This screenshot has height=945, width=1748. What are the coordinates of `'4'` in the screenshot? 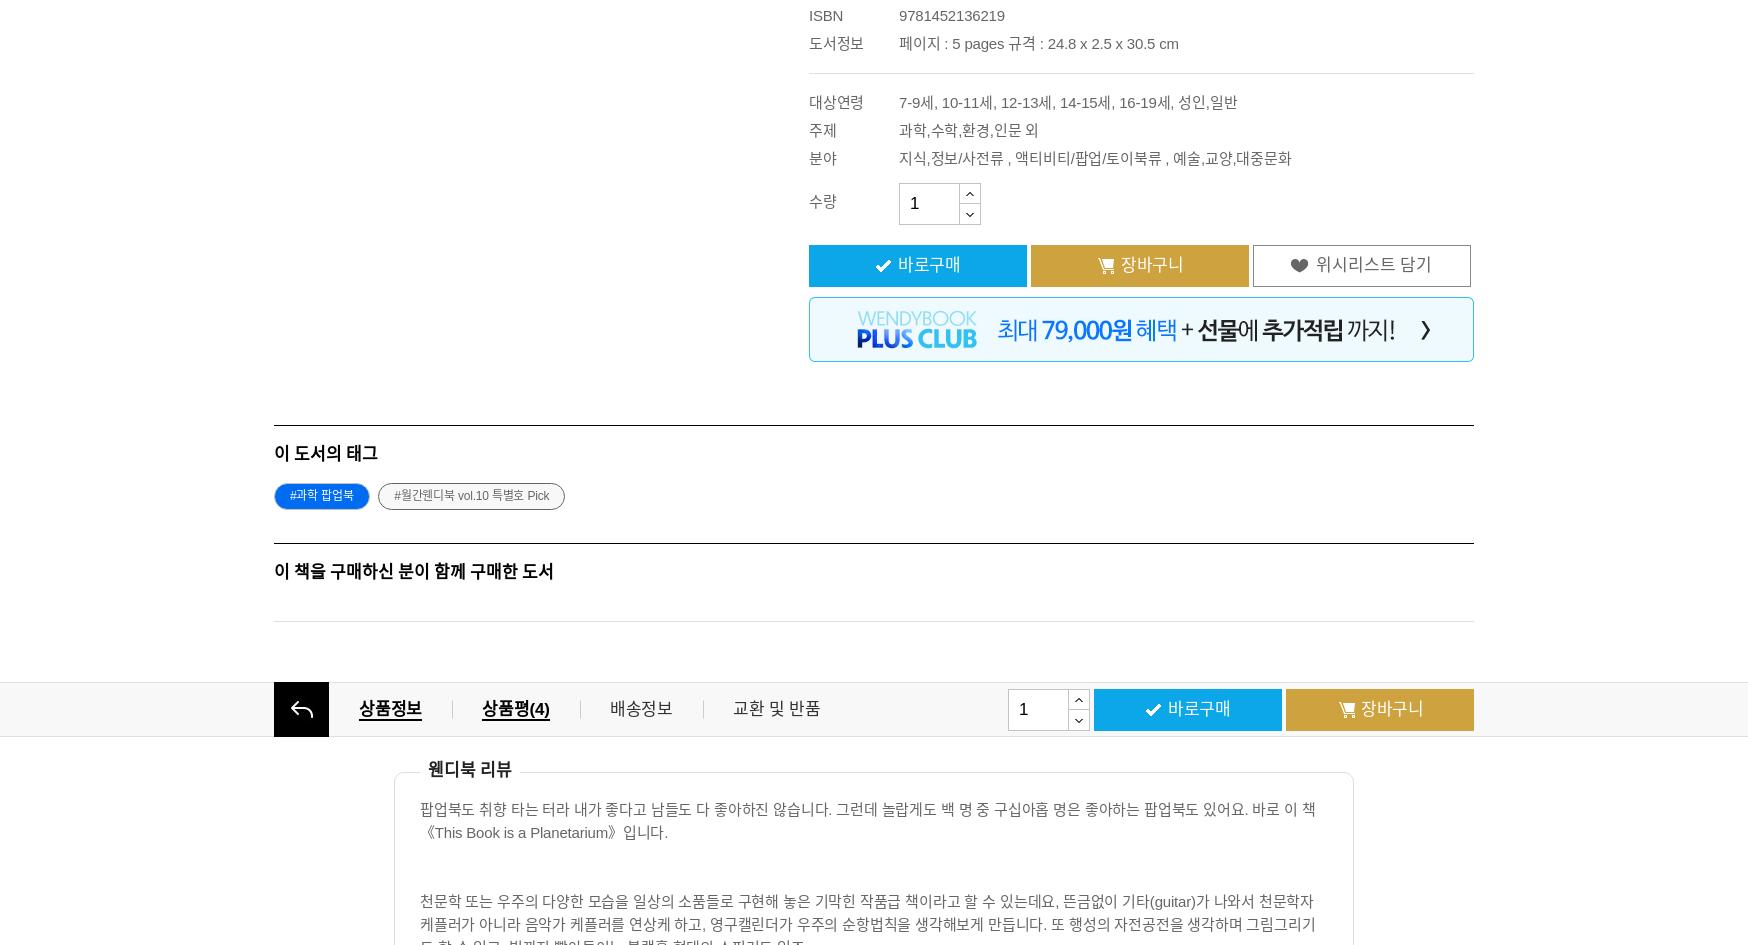 It's located at (539, 709).